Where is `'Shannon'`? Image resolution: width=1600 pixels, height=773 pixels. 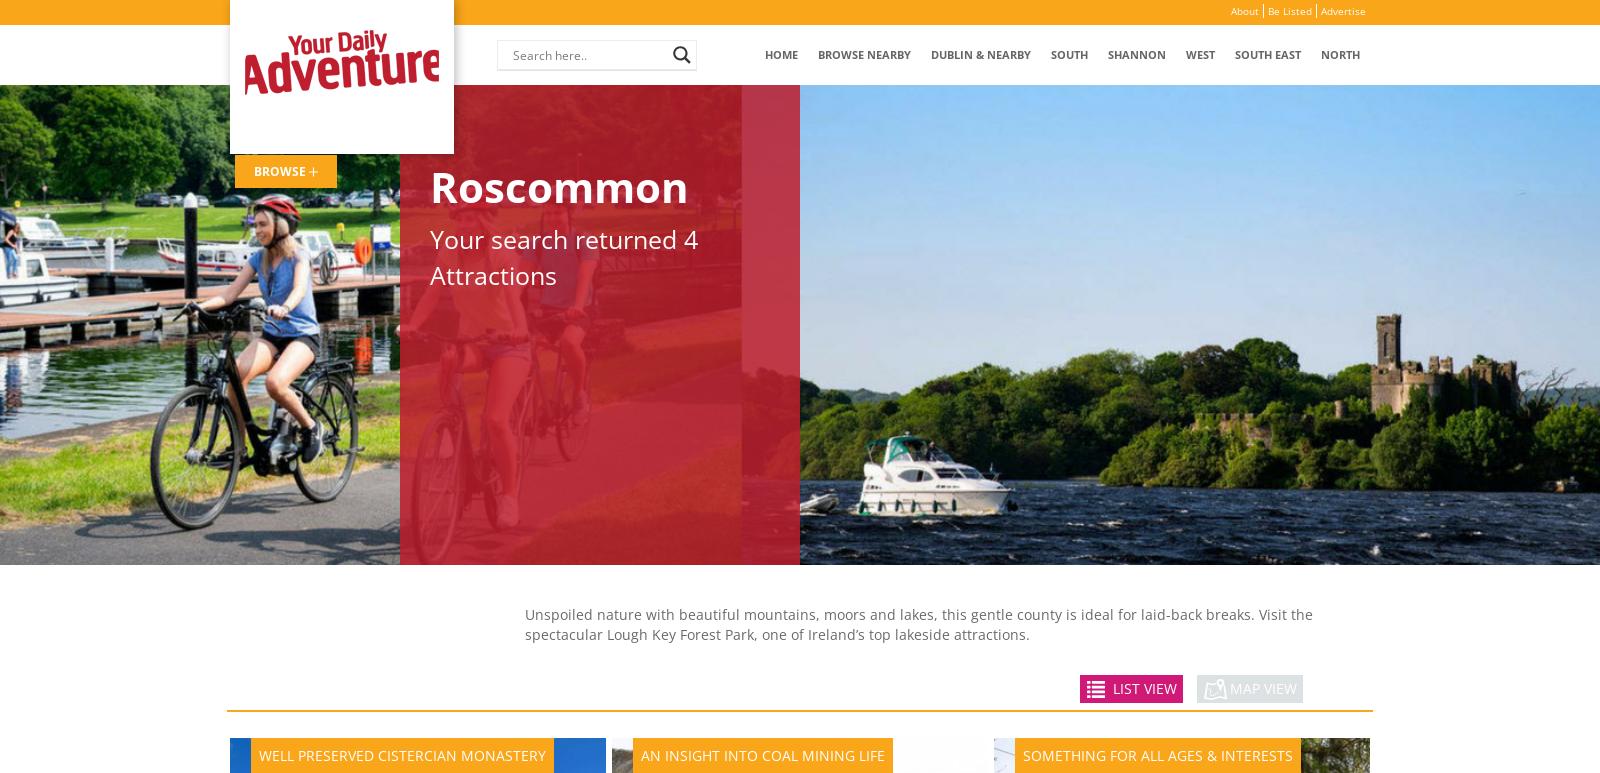 'Shannon' is located at coordinates (1136, 53).